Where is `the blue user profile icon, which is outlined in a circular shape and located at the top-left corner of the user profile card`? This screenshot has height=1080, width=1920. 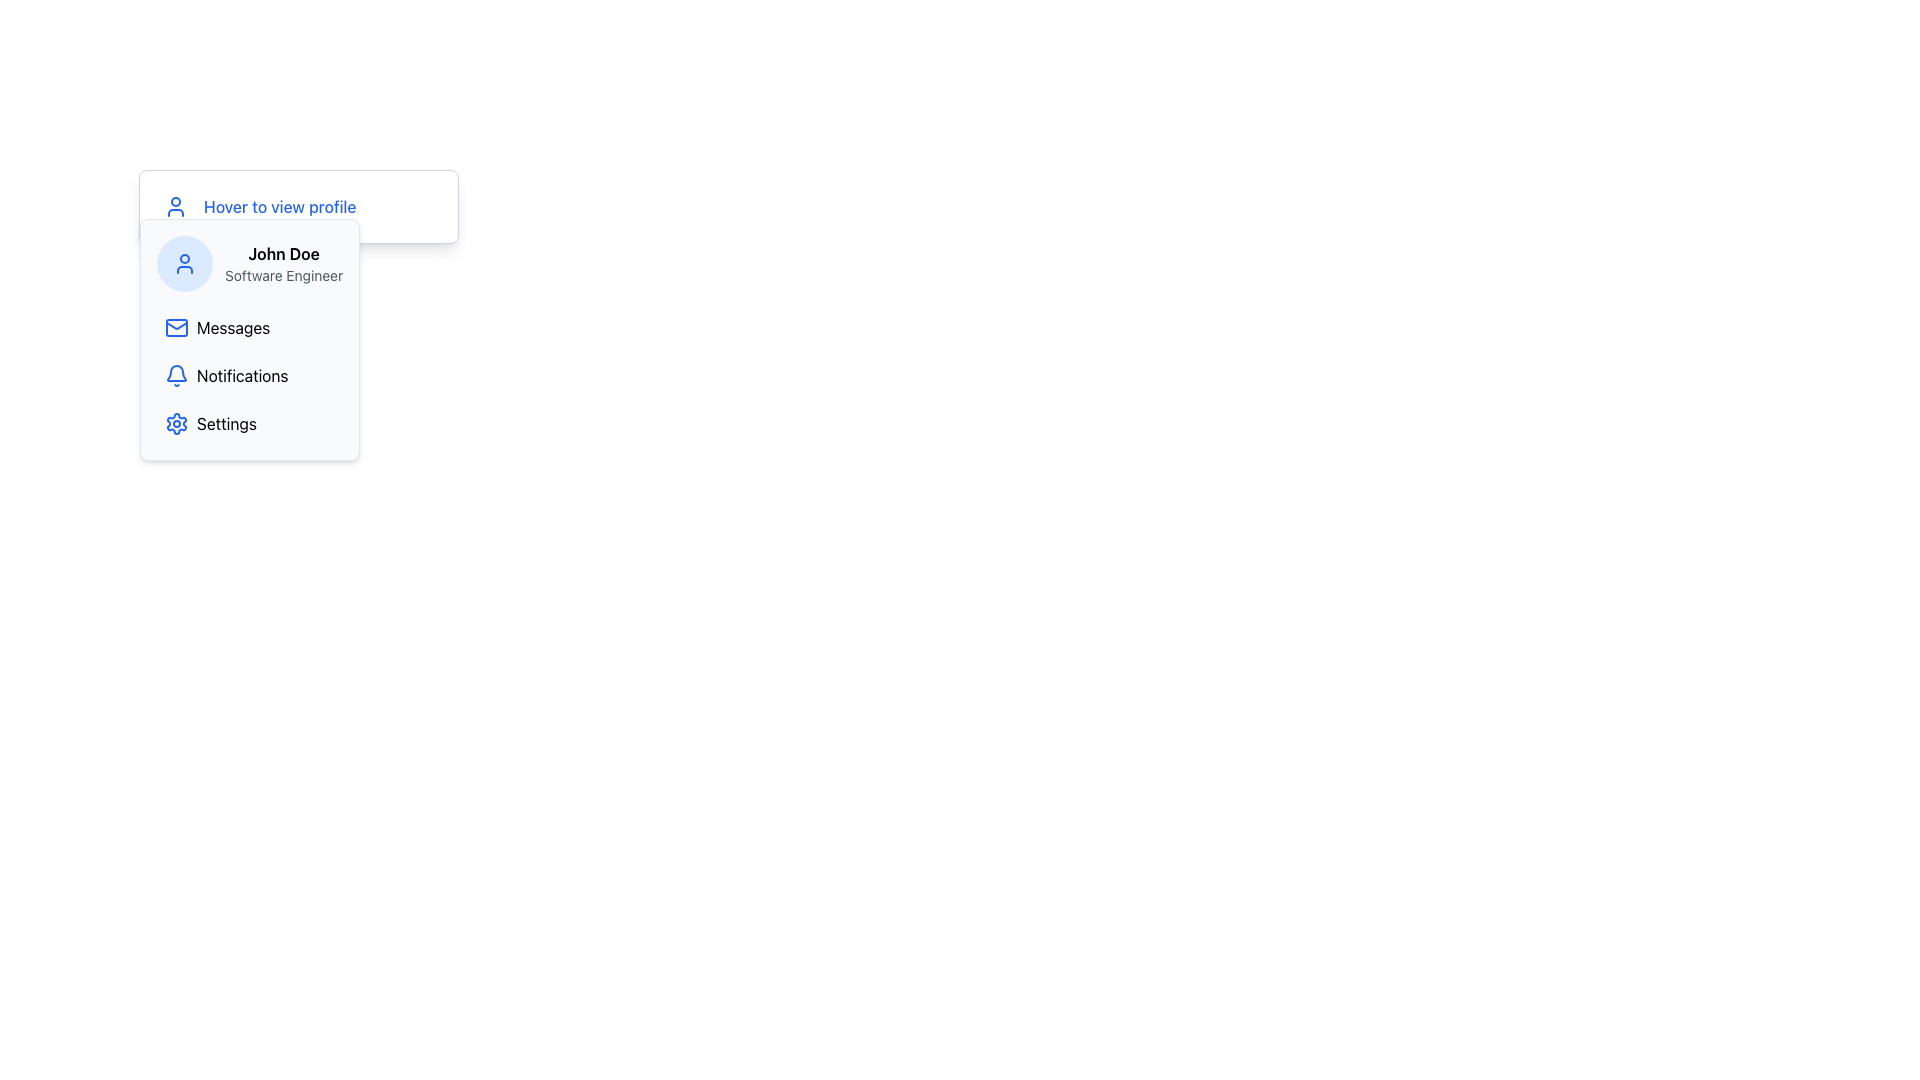
the blue user profile icon, which is outlined in a circular shape and located at the top-left corner of the user profile card is located at coordinates (185, 262).